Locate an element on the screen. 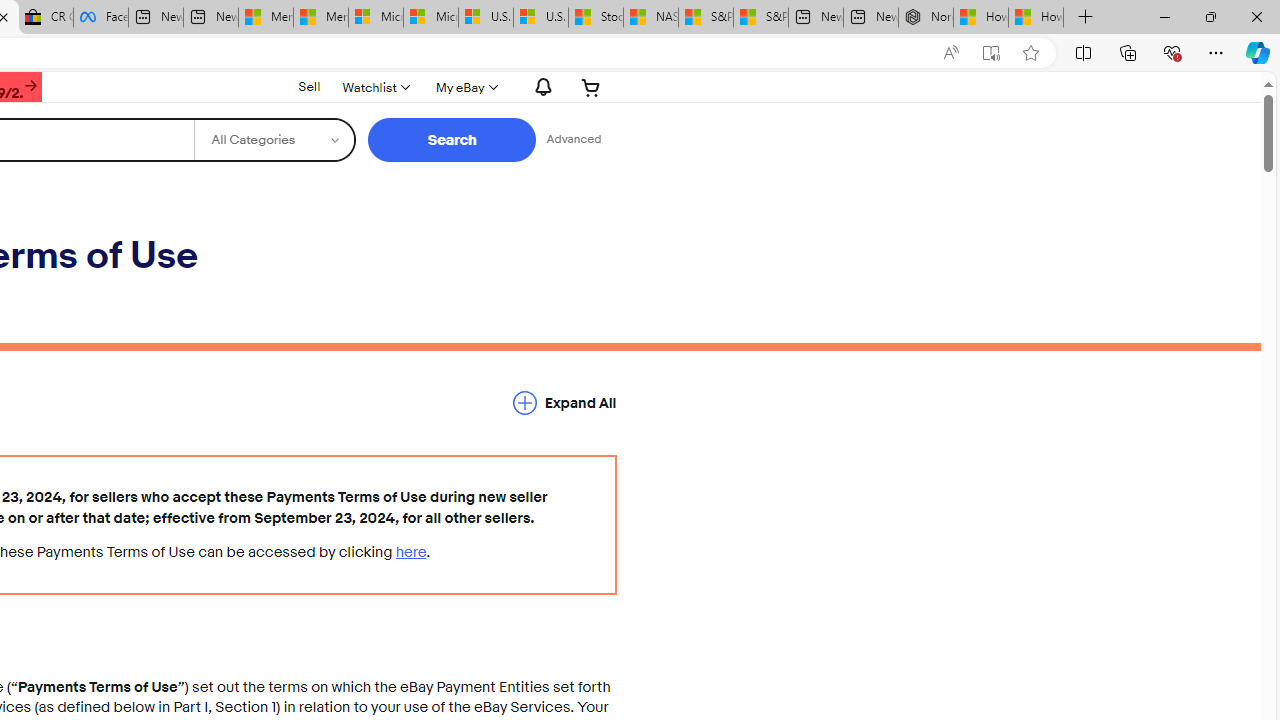  'Your shopping cart' is located at coordinates (590, 86).